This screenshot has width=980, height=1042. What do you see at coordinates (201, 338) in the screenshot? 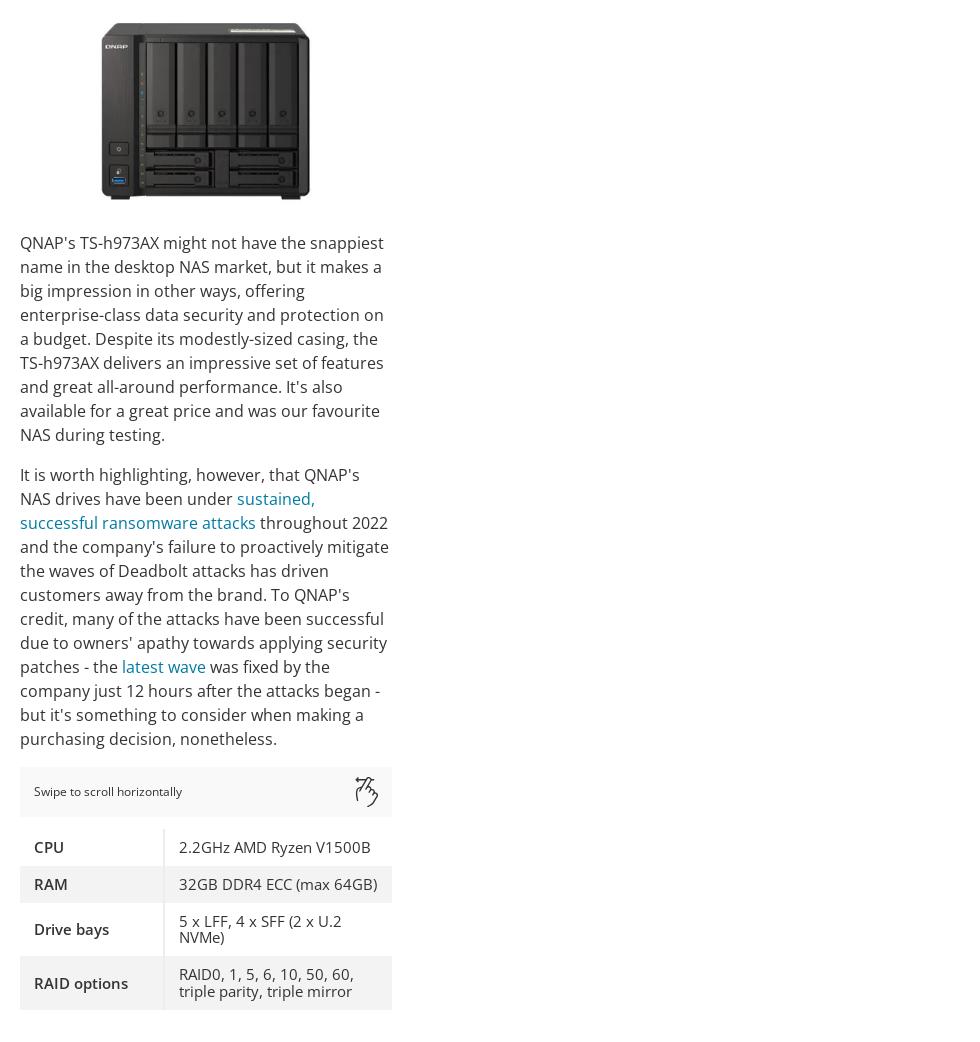
I see `'QNAP's TS-h973AX might not have the snappiest name in the desktop NAS market, but it makes a big impression in other ways, offering enterprise-class data security and protection on a budget. Despite its modestly-sized casing, the TS-h973AX delivers an impressive set of features and great all-around performance. It's also available for a great price and was our favourite NAS during testing.'` at bounding box center [201, 338].